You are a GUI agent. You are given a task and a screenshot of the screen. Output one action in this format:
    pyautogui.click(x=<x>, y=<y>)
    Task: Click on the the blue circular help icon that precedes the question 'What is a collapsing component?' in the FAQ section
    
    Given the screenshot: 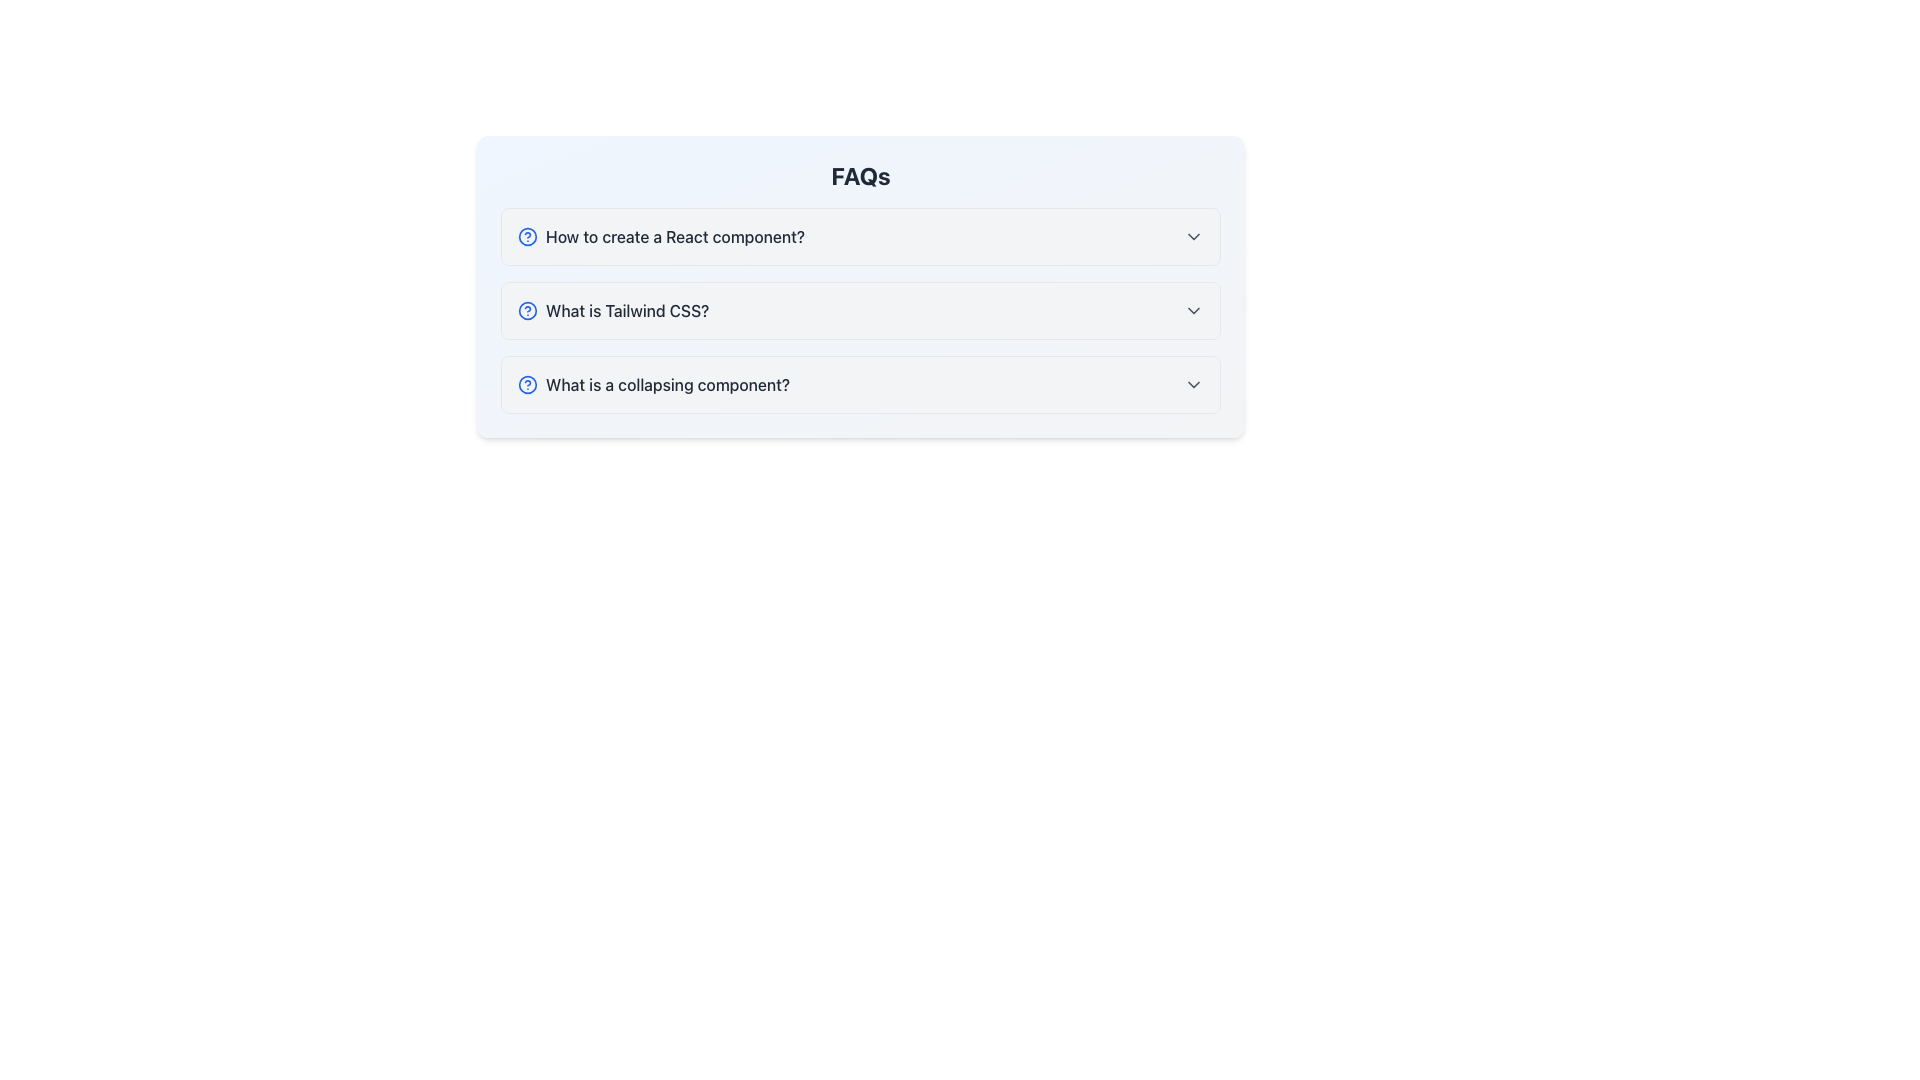 What is the action you would take?
    pyautogui.click(x=528, y=385)
    